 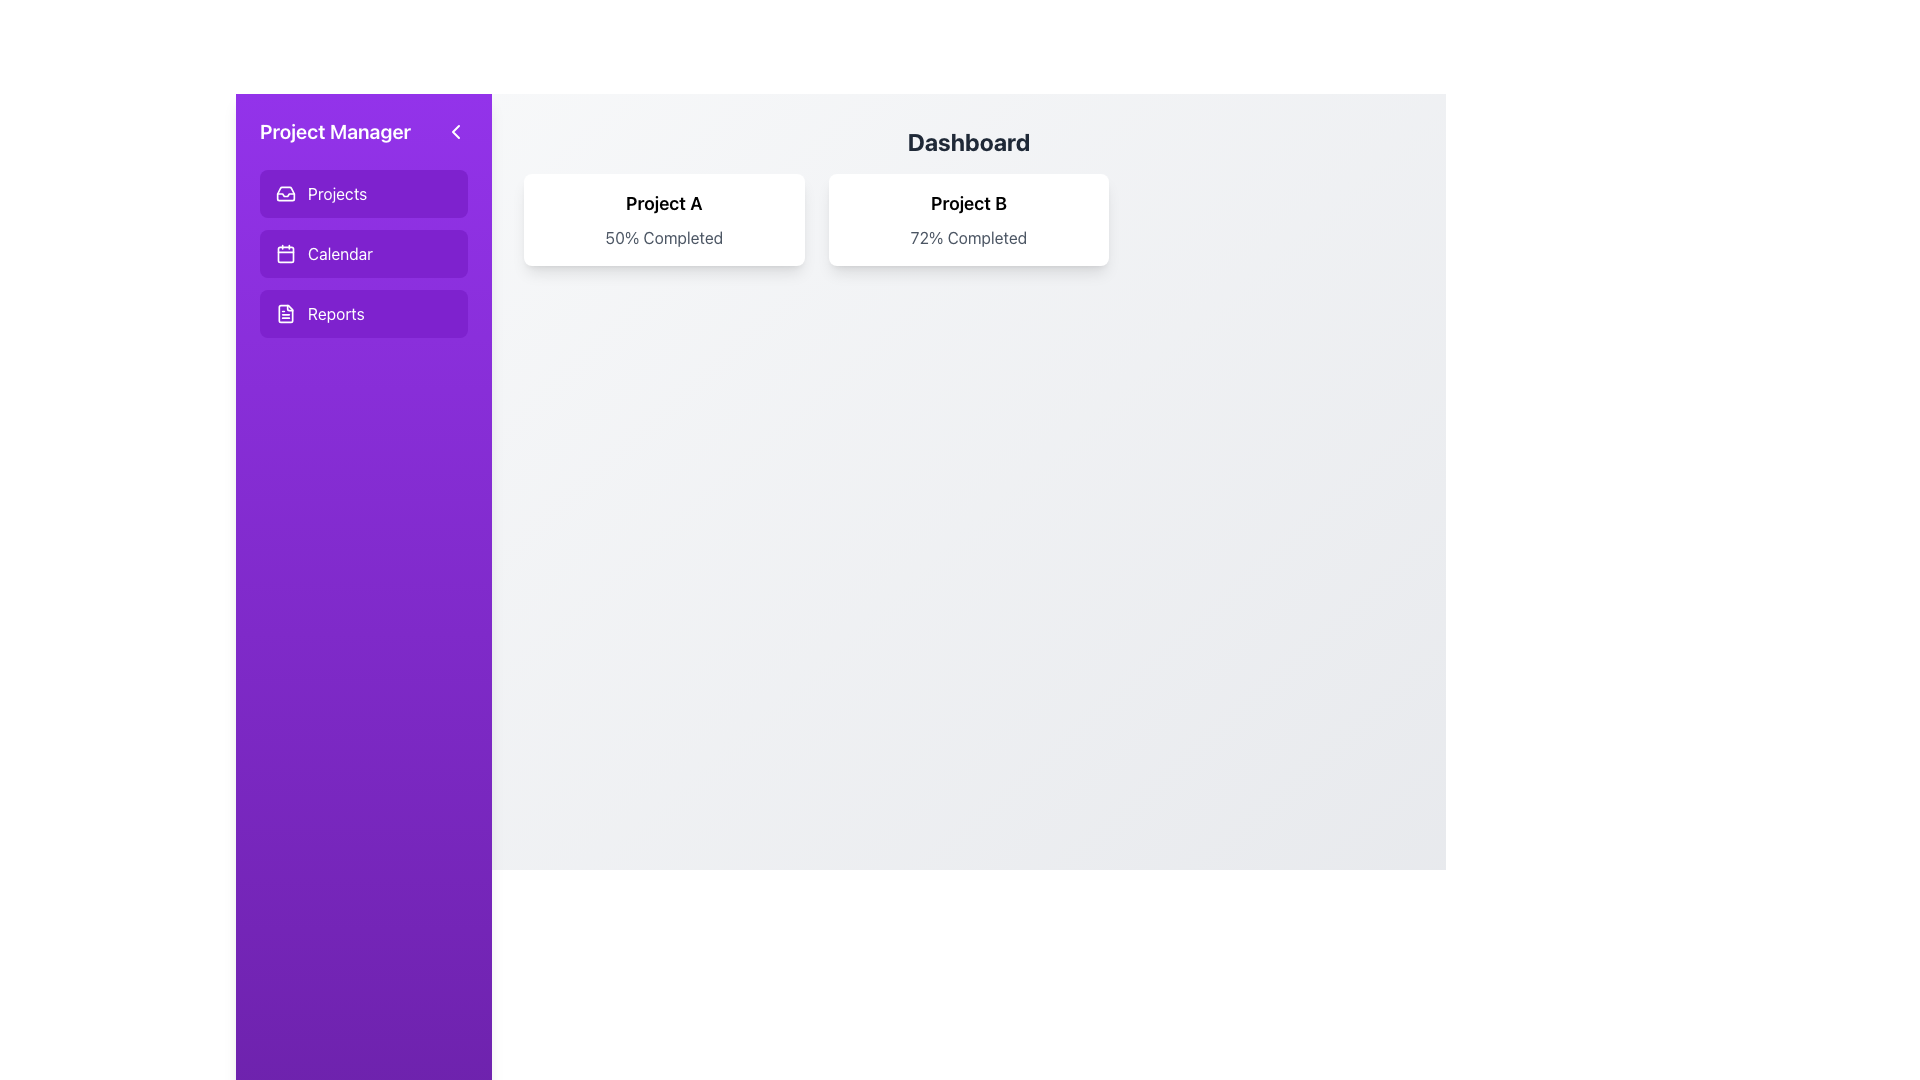 I want to click on the 'Projects' icon located in the top button of the left sidebar, which visually represents the category of 'Projects', so click(x=285, y=193).